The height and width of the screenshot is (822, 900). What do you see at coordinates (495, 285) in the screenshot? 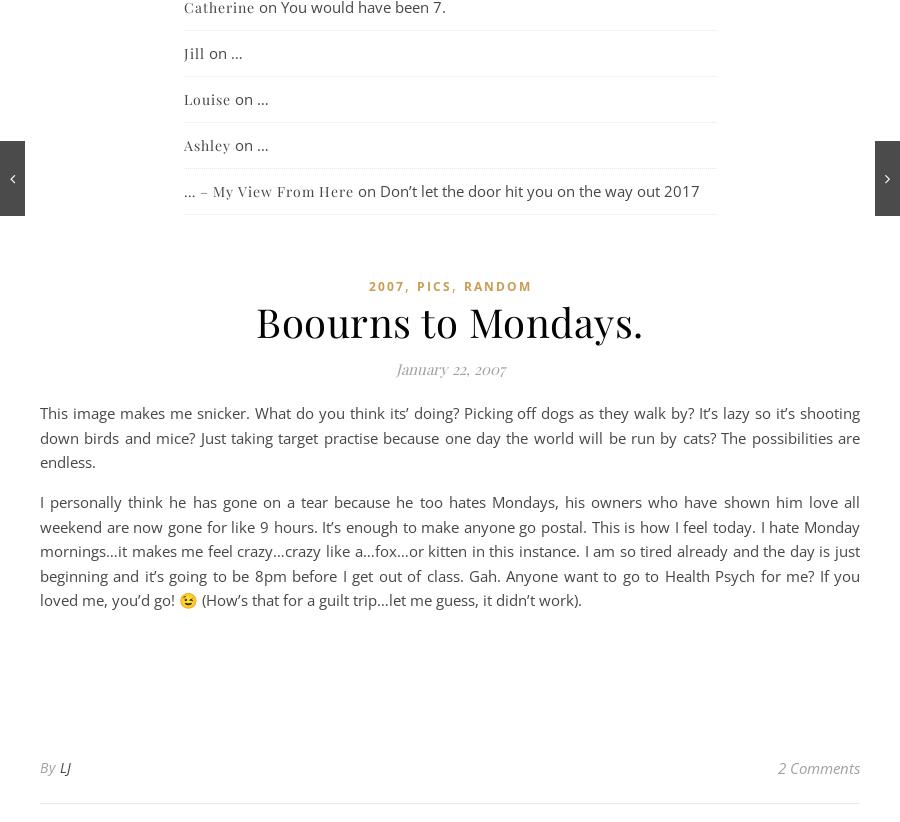
I see `'random'` at bounding box center [495, 285].